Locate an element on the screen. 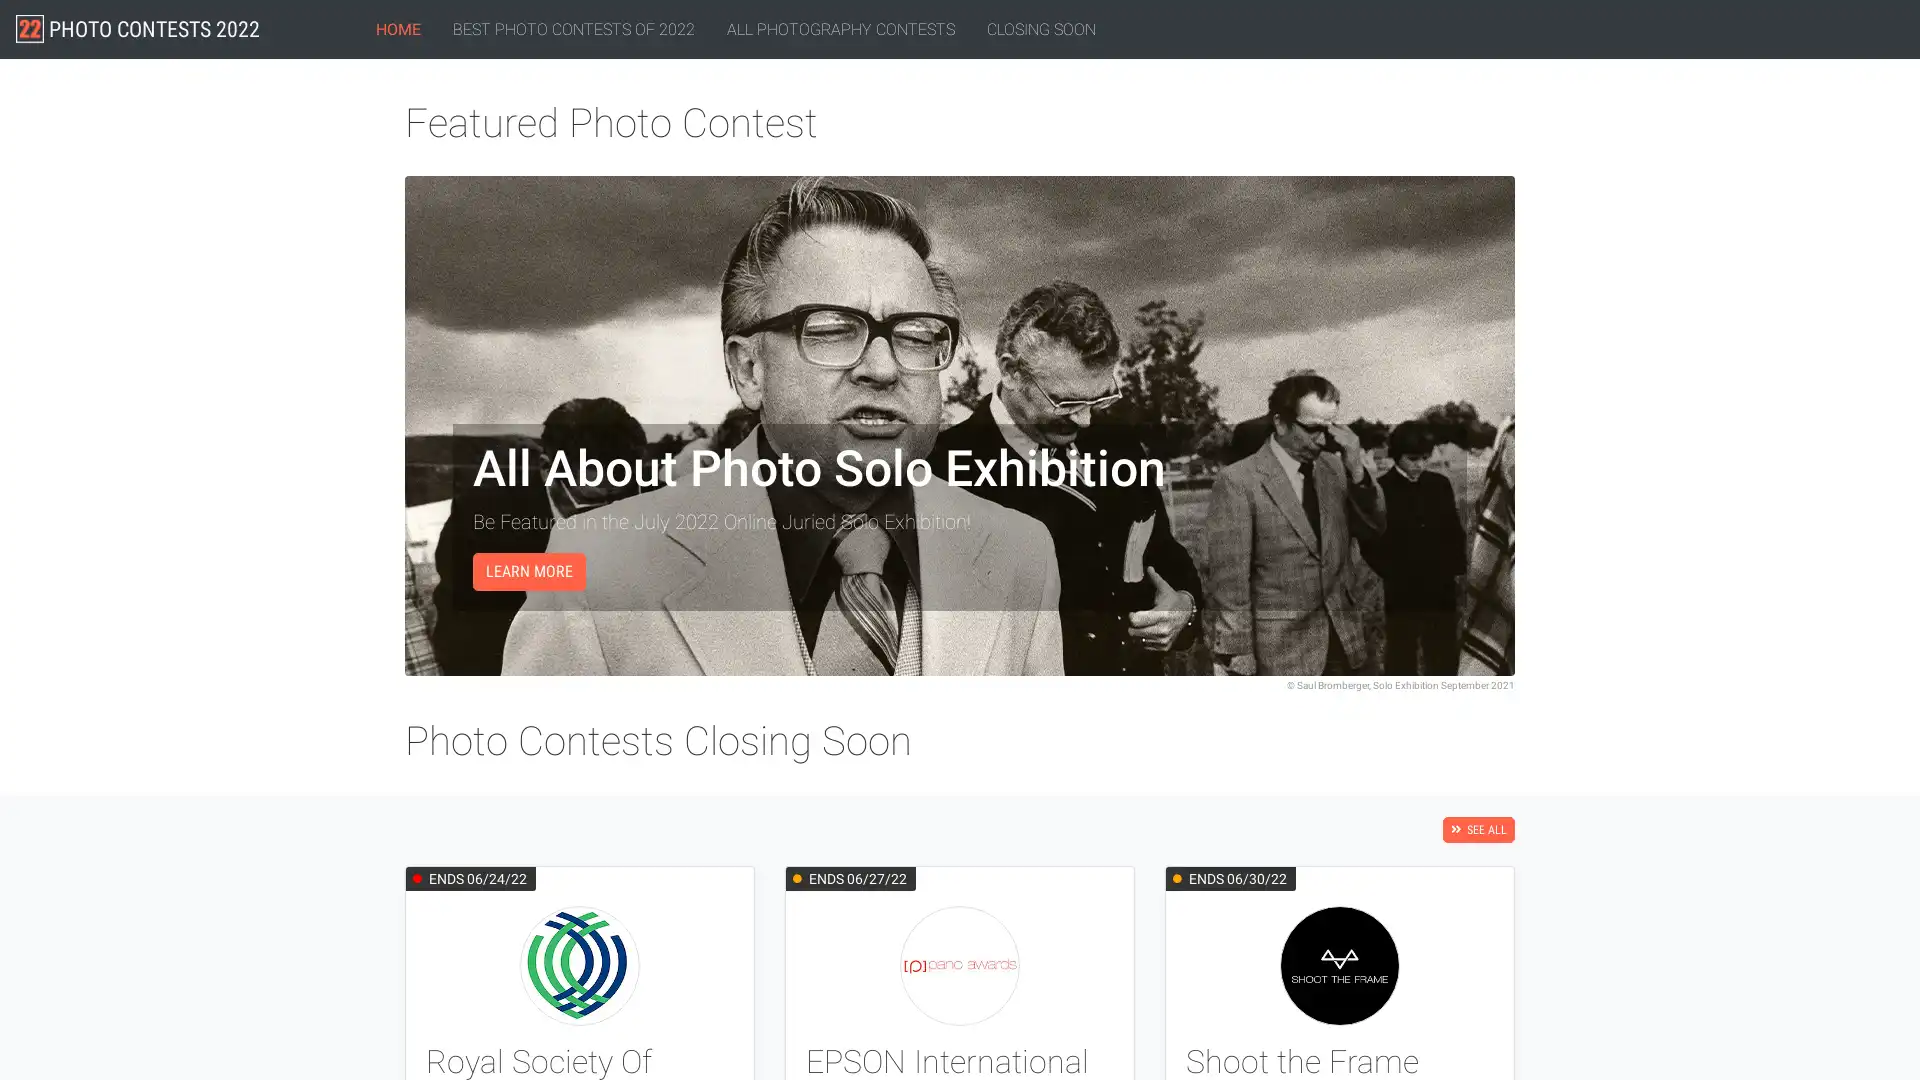 Image resolution: width=1920 pixels, height=1080 pixels. LEARN MORE is located at coordinates (529, 571).